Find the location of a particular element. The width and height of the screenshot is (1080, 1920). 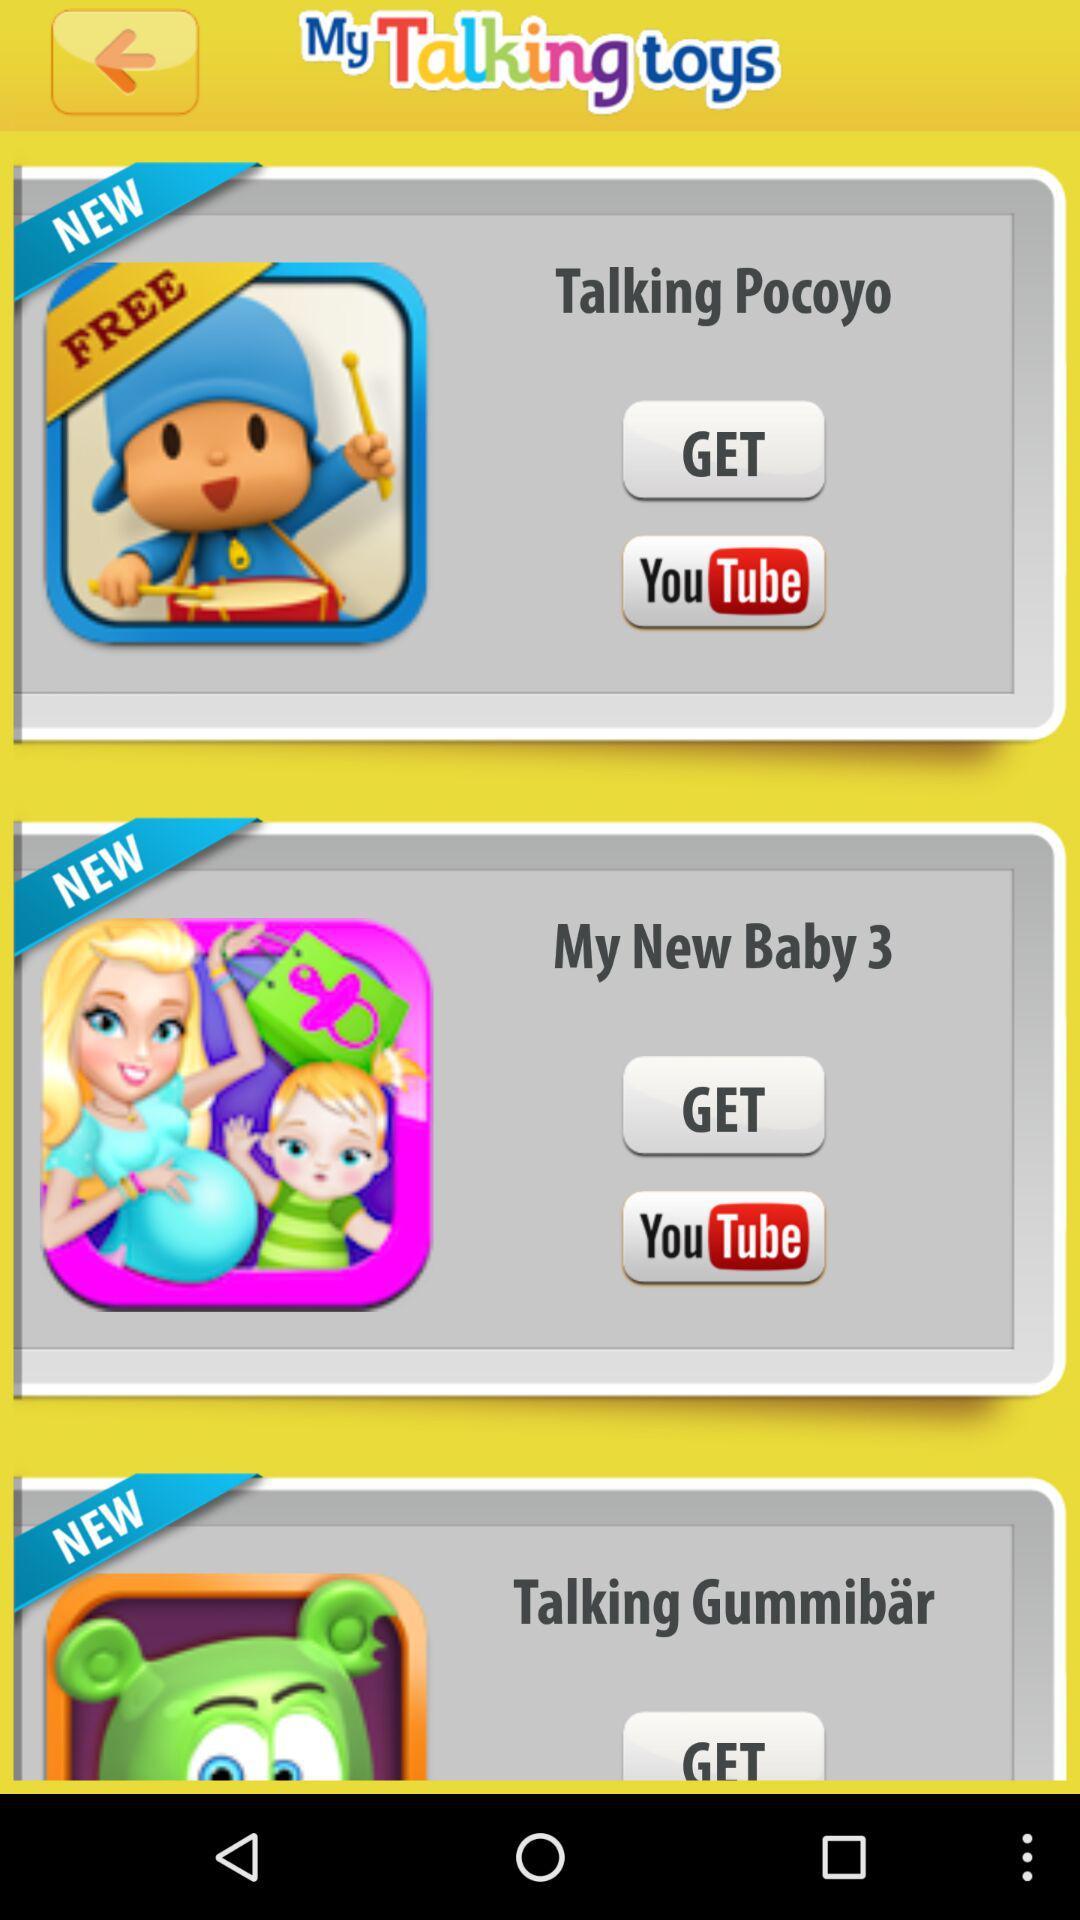

video is located at coordinates (723, 1238).